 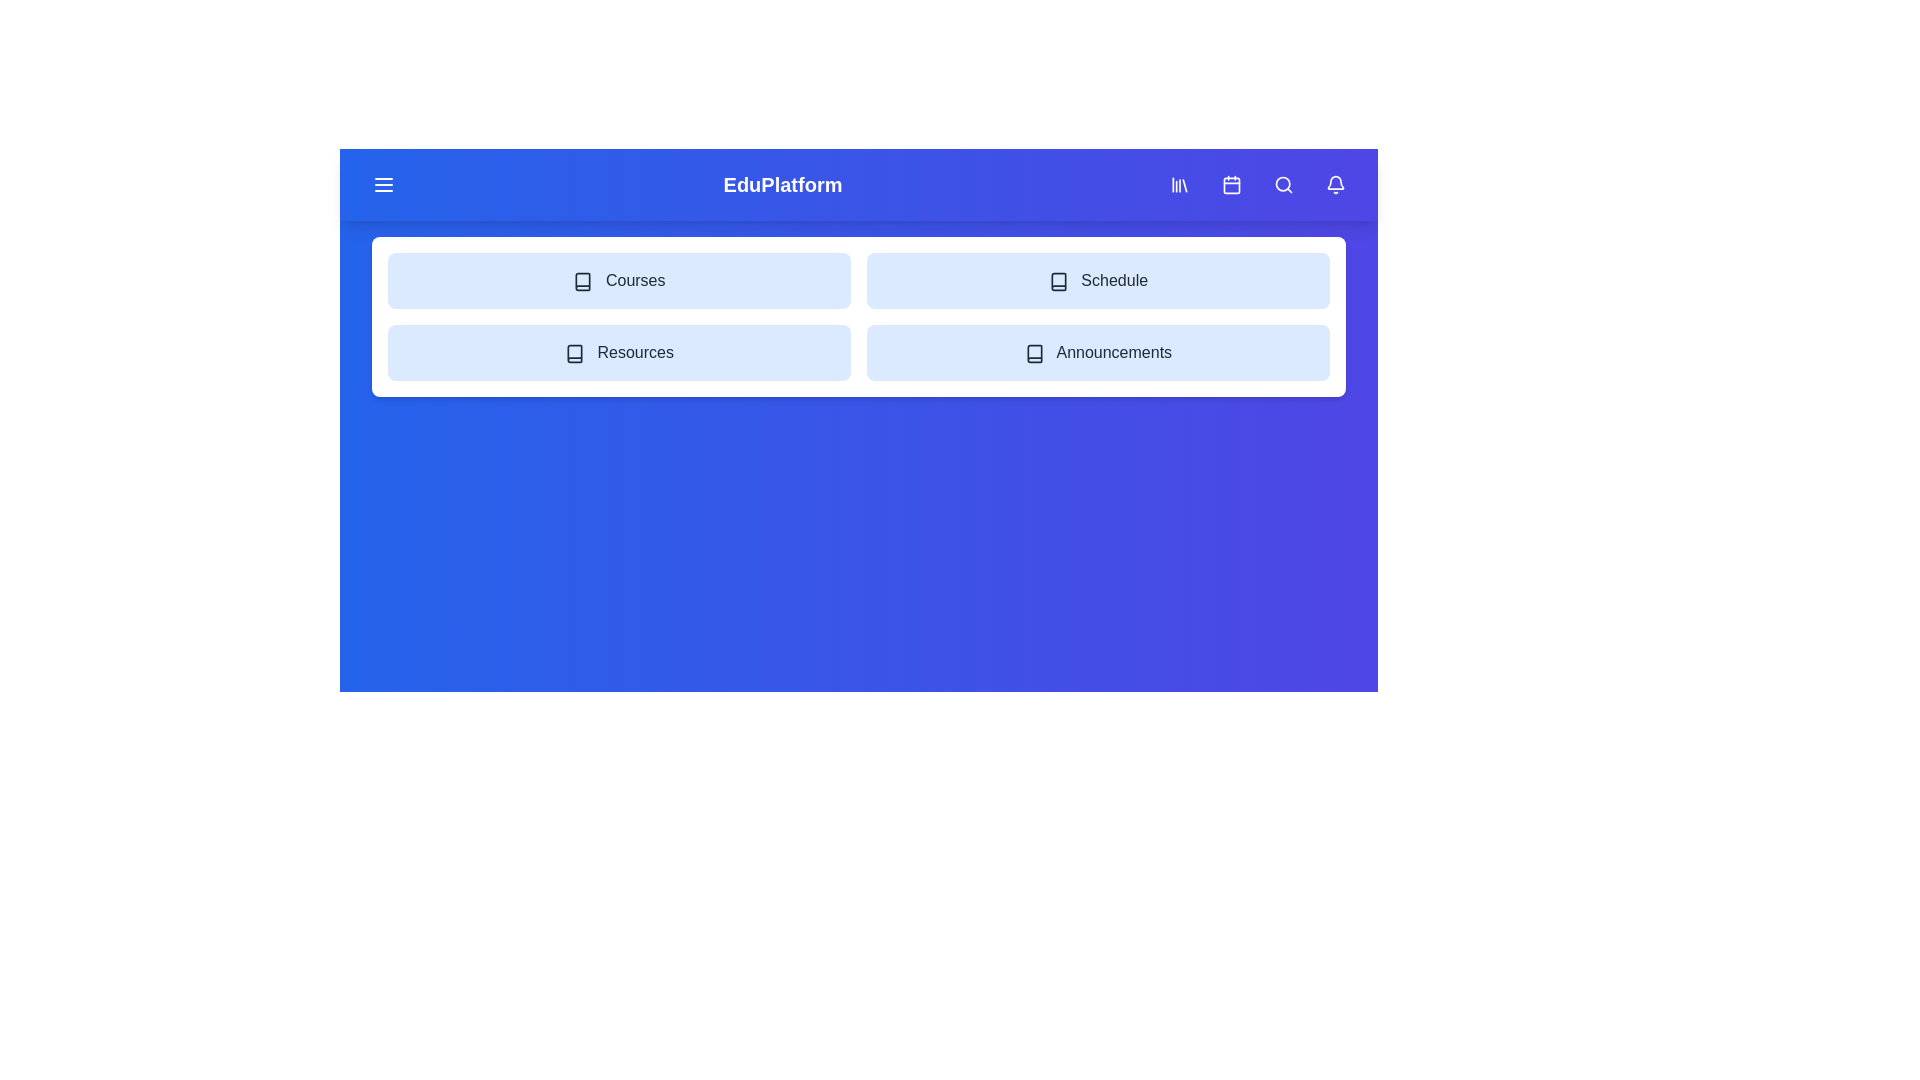 I want to click on the 'Library' icon button, so click(x=1180, y=185).